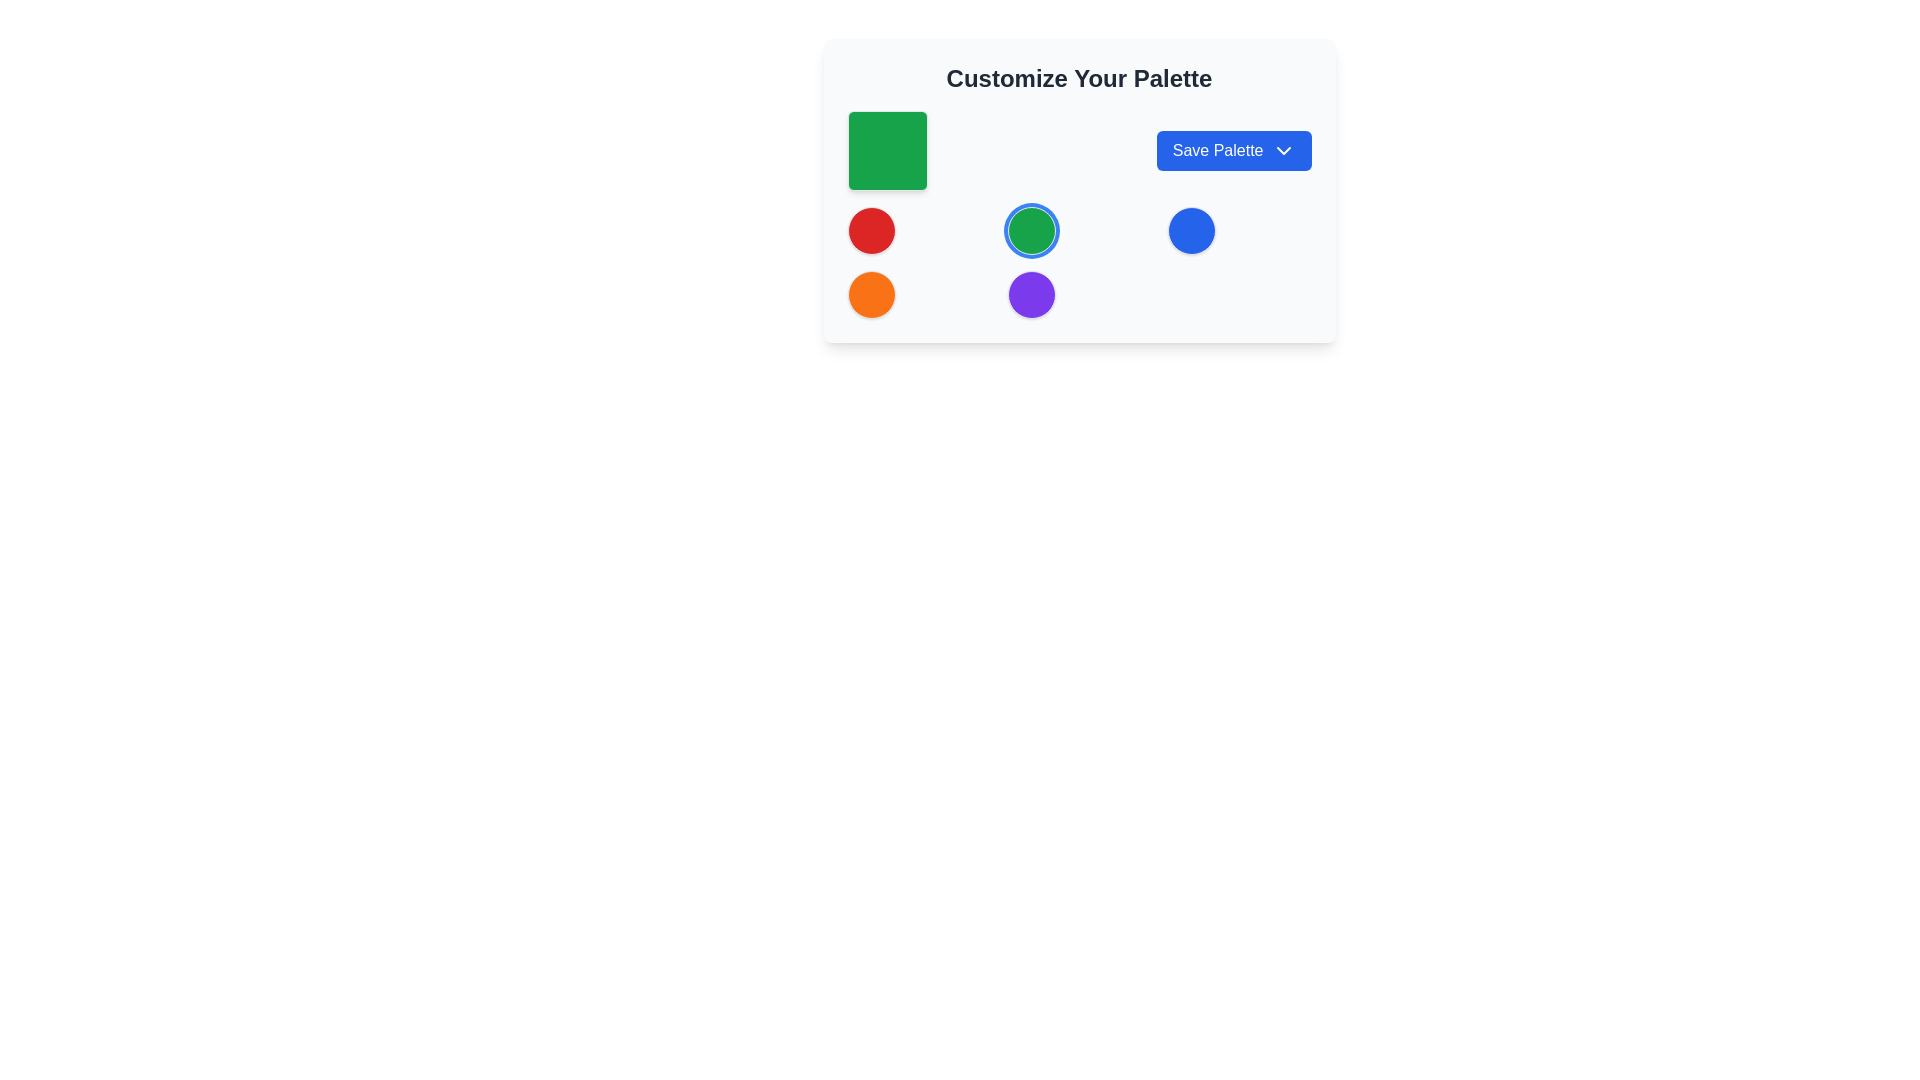  I want to click on the 'Save Palette' button, which is a rectangular button with a blue background and rounded corners, containing white text and a down arrow icon, so click(1232, 149).